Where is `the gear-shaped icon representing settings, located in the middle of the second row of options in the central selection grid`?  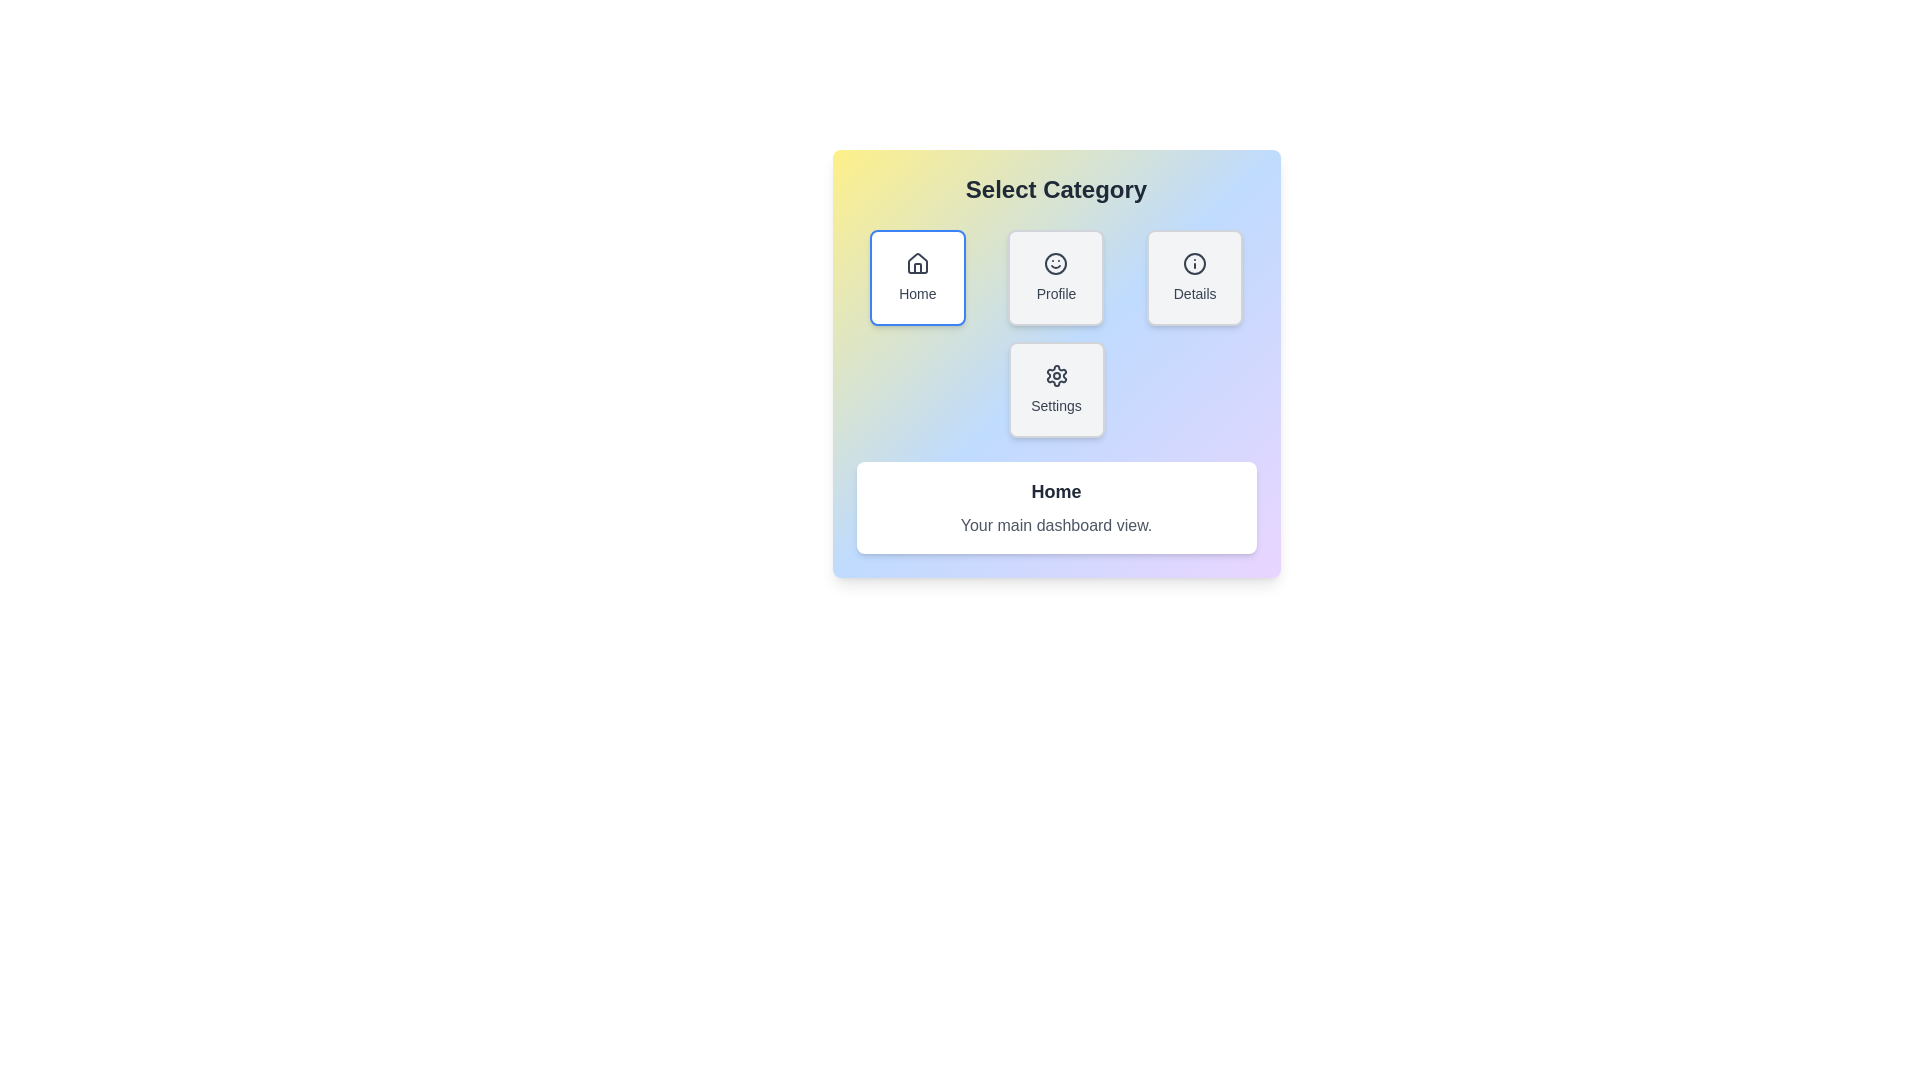
the gear-shaped icon representing settings, located in the middle of the second row of options in the central selection grid is located at coordinates (1055, 375).